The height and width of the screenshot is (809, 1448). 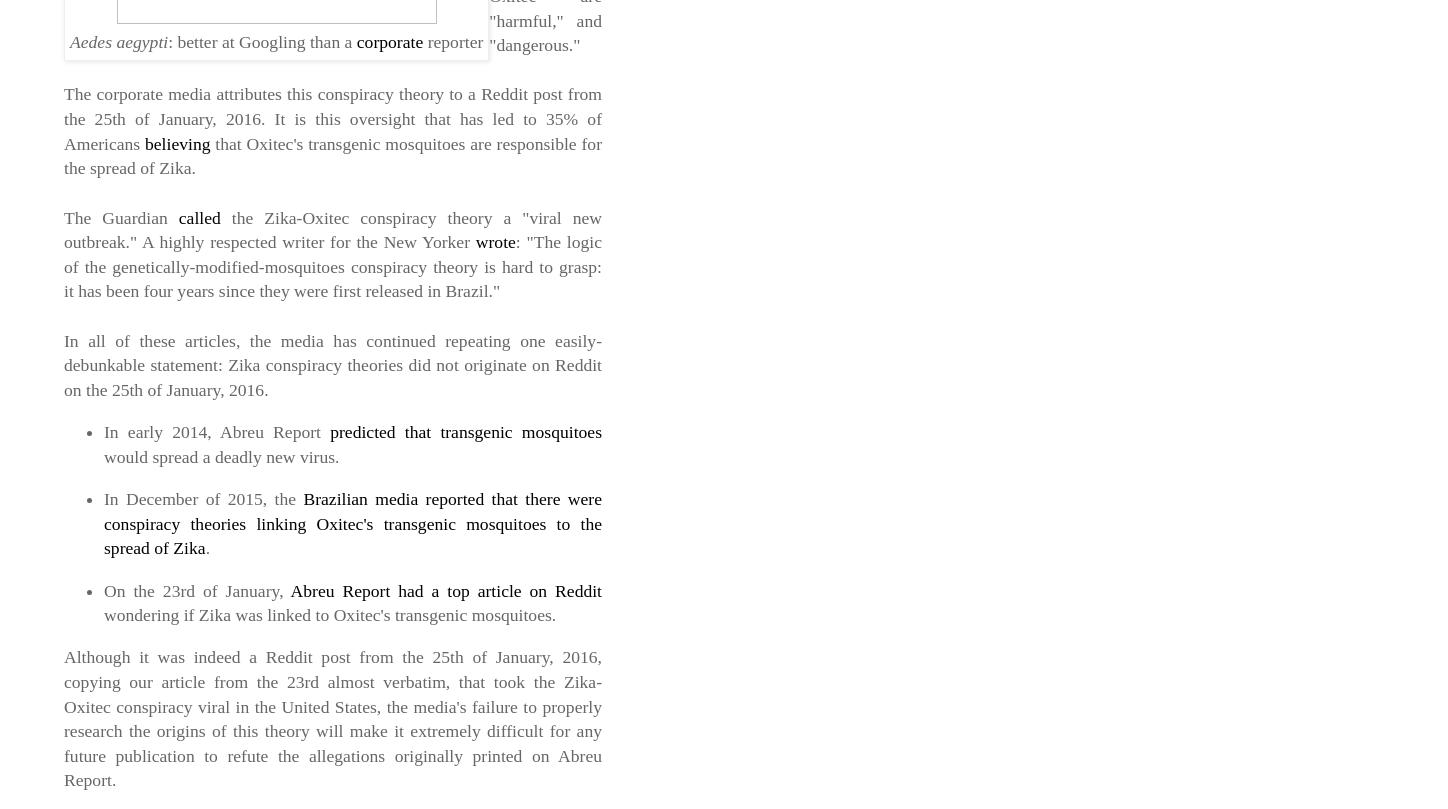 I want to click on 'Although it was indeed a Reddit post from the 25th of January, 2016, copying our article from the 23rd almost verbatim, that took the Zika-Oxitec conspiracy viral in the United States, the media's failure to properly research the origins of this theory will make it extremely difficult for any future publication to refute the allegations originally printed on Abreu Report.', so click(x=64, y=717).